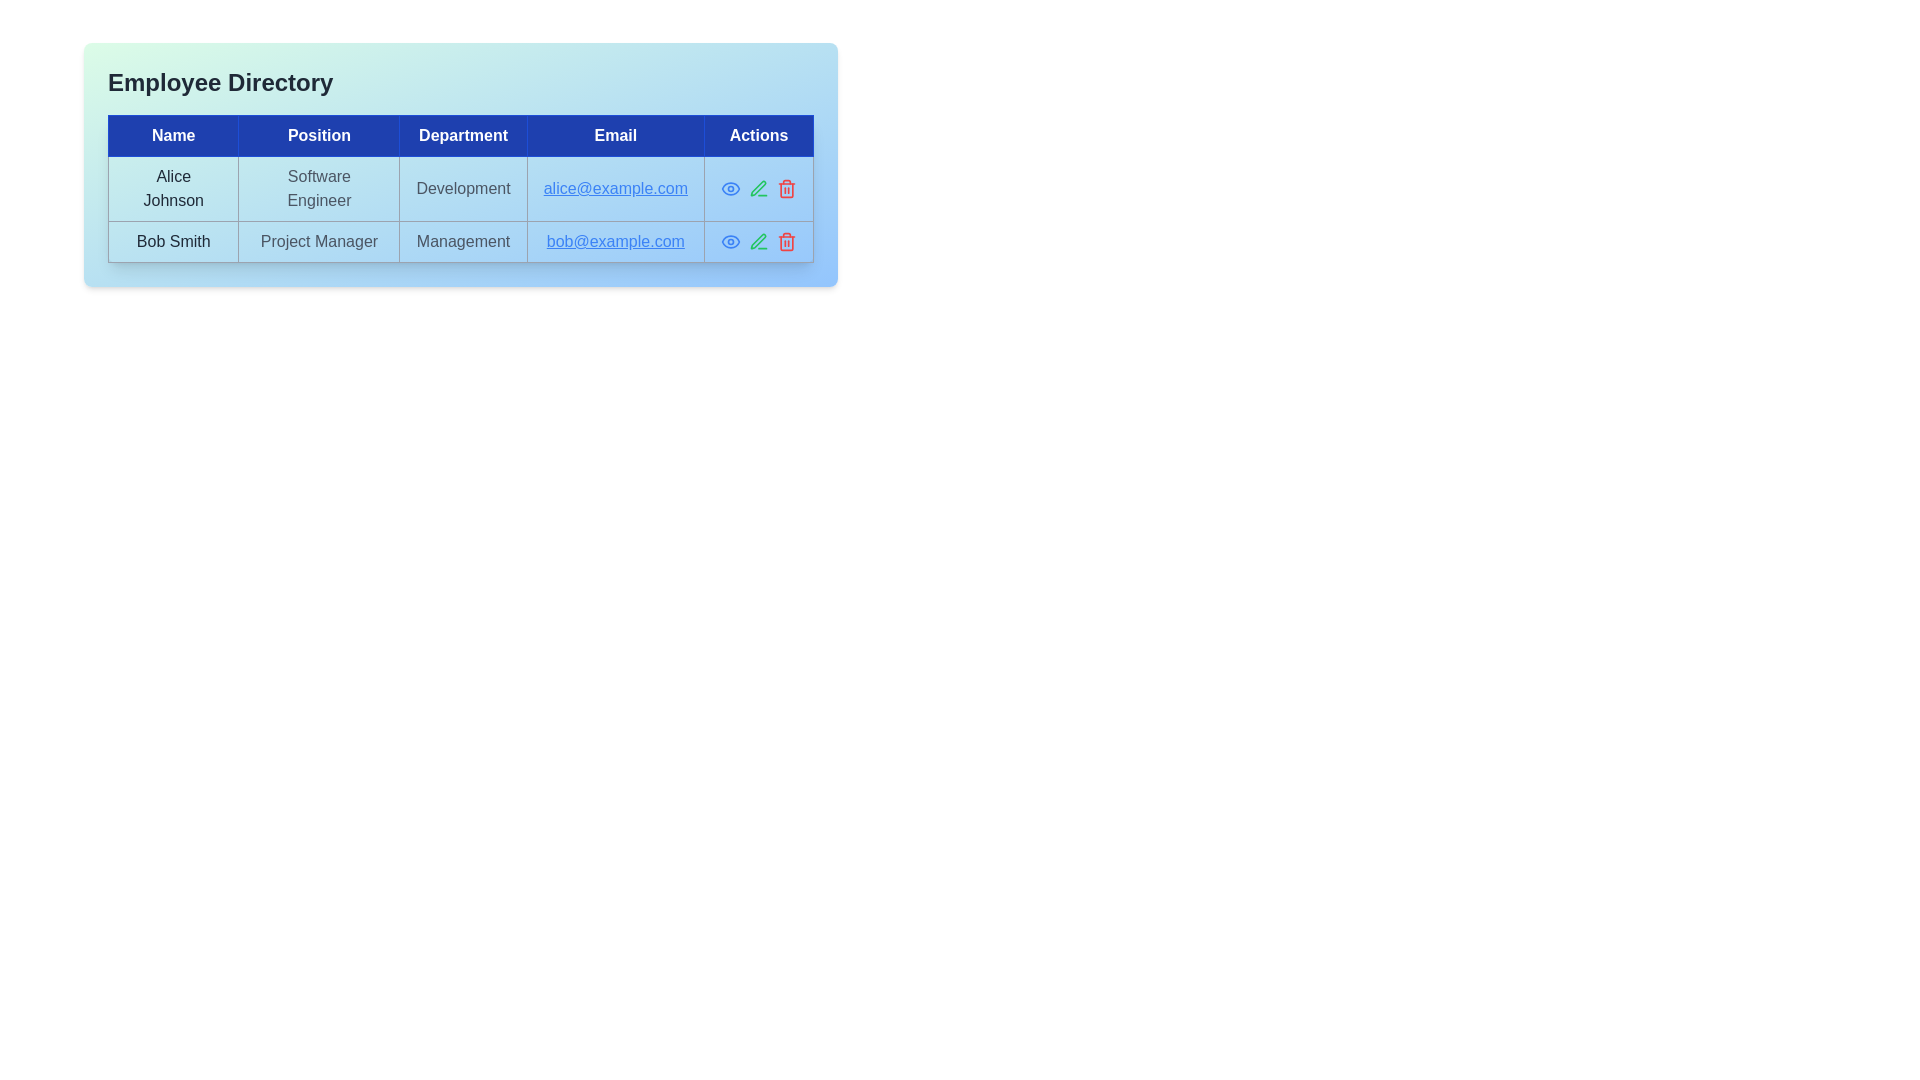 This screenshot has height=1080, width=1920. What do you see at coordinates (318, 241) in the screenshot?
I see `the 'Project Manager' label in the second row of the 'Position' column, which is styled with a light gray box and darker gray text, positioned between 'Bob Smith' and 'Management'` at bounding box center [318, 241].